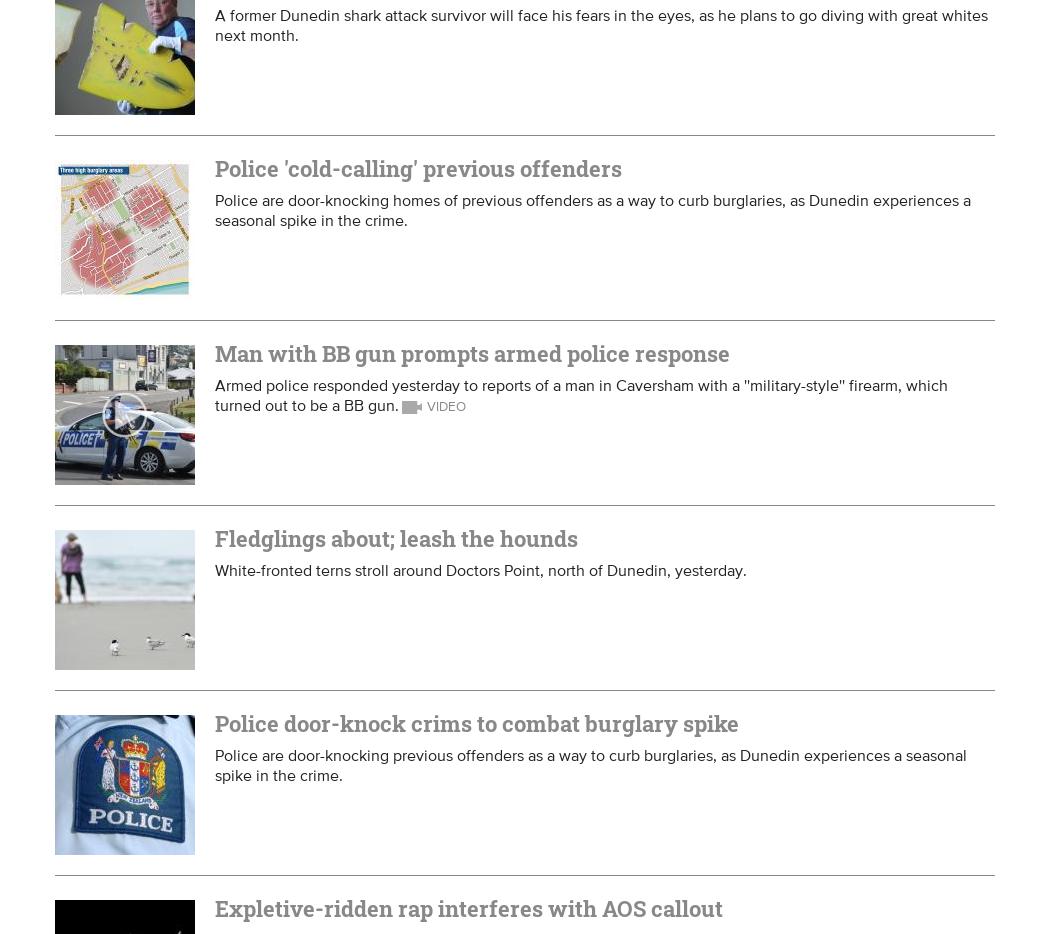 The height and width of the screenshot is (934, 1050). What do you see at coordinates (601, 24) in the screenshot?
I see `'A former Dunedin shark attack survivor will face his fears in the eyes, as he plans to go diving with great whites next month.'` at bounding box center [601, 24].